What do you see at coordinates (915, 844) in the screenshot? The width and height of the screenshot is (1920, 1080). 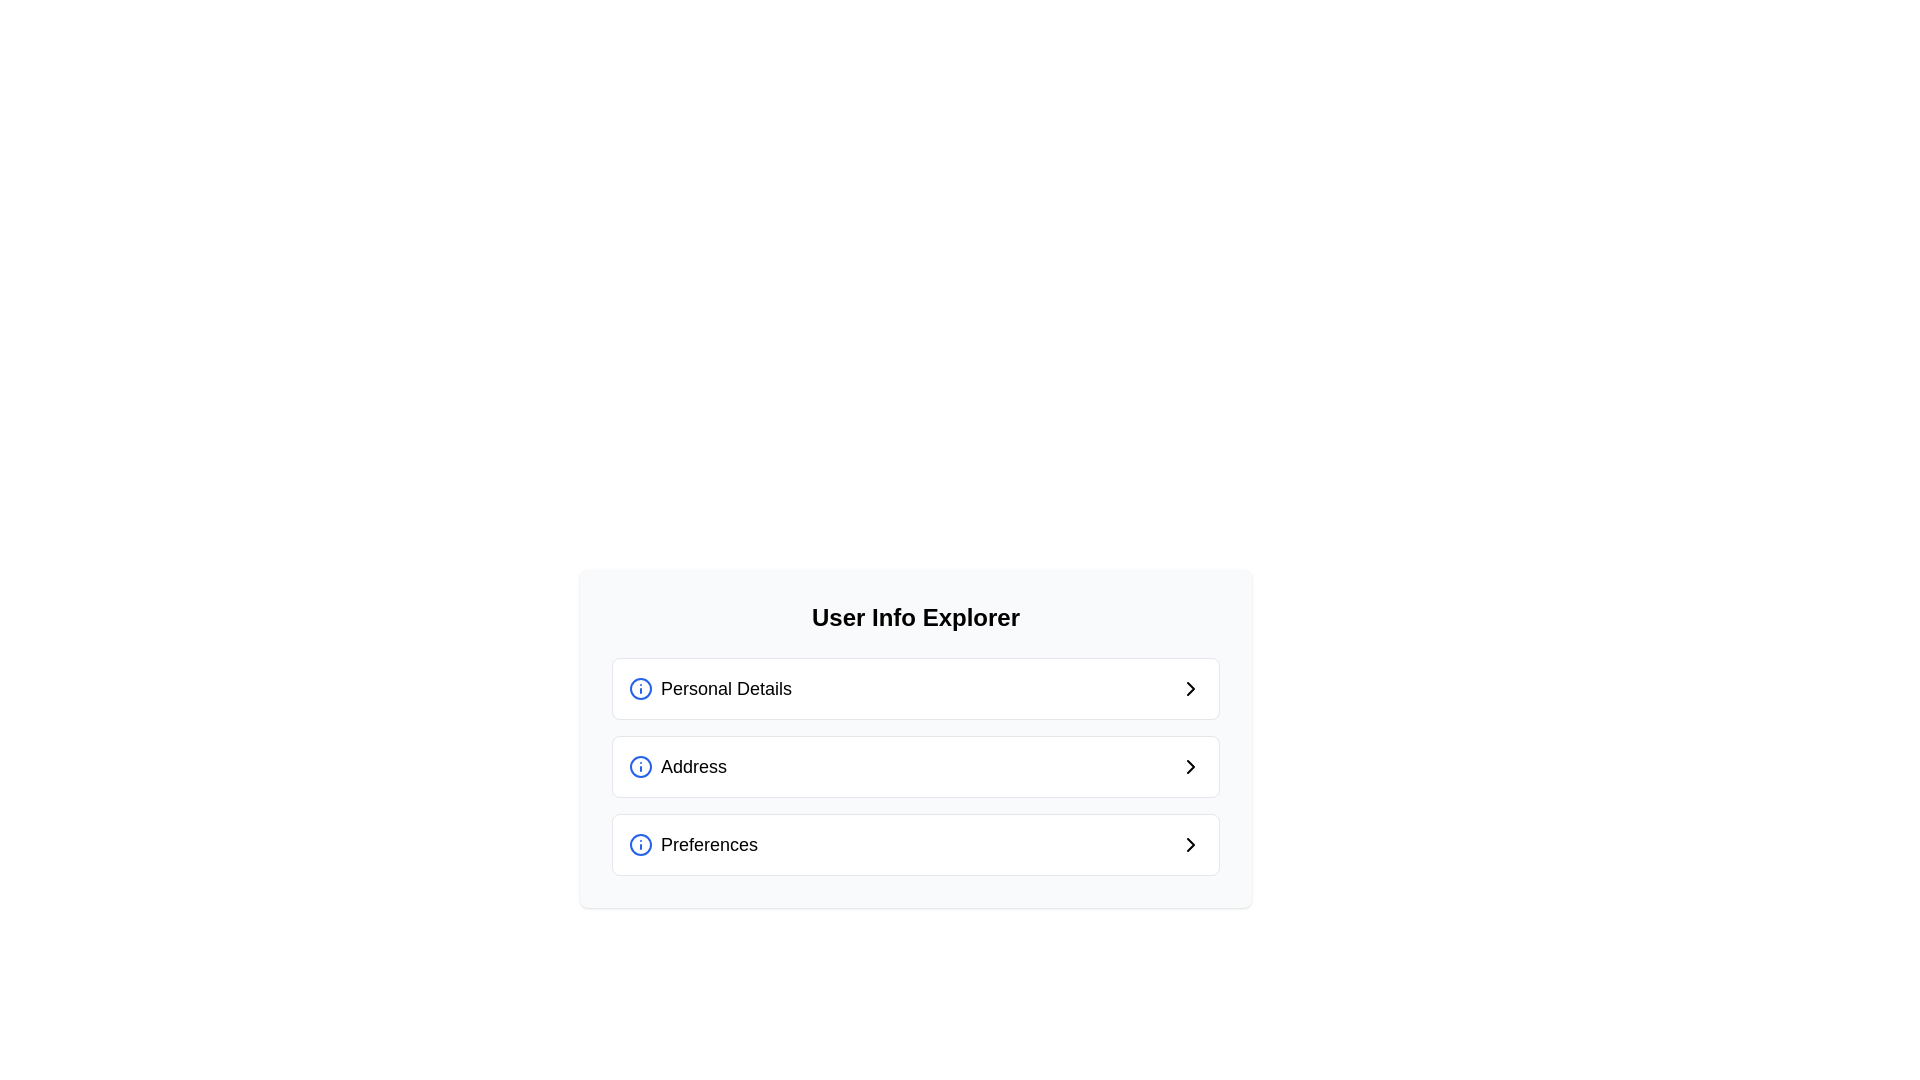 I see `the 'Preferences' button located at the bottom of the vertical stack of navigational elements` at bounding box center [915, 844].